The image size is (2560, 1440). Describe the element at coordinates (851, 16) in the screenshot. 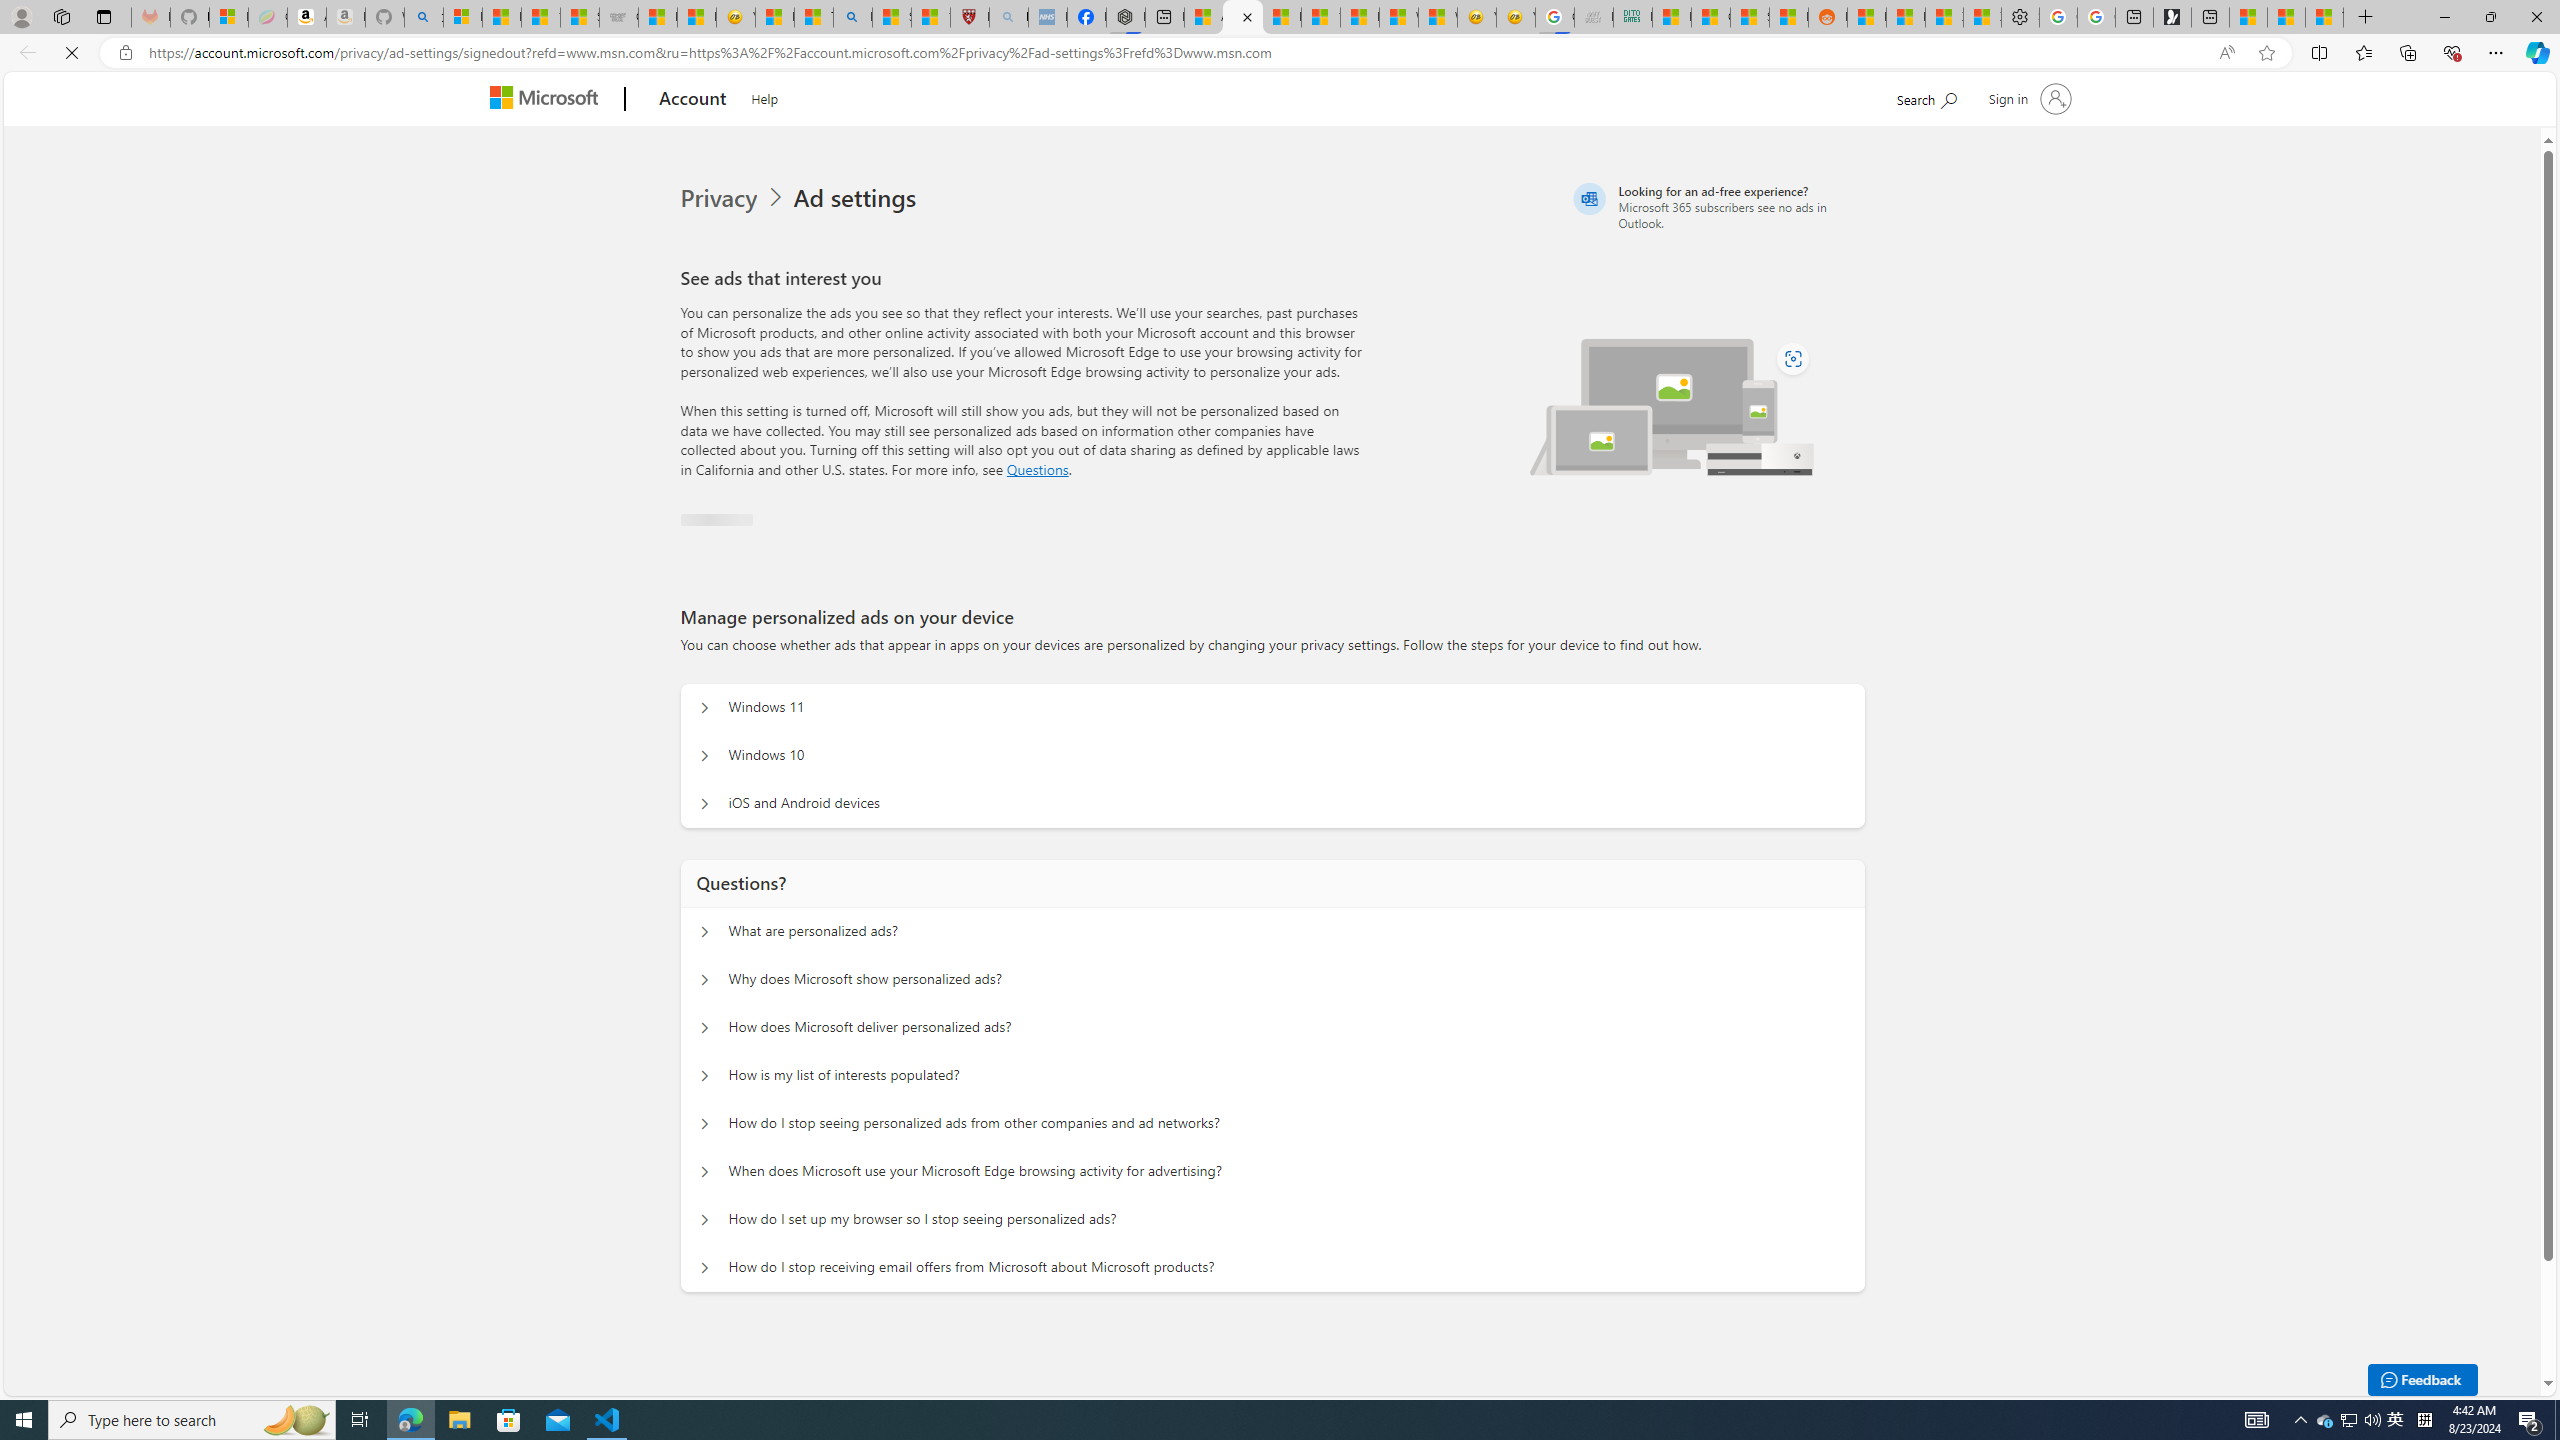

I see `'Bing'` at that location.